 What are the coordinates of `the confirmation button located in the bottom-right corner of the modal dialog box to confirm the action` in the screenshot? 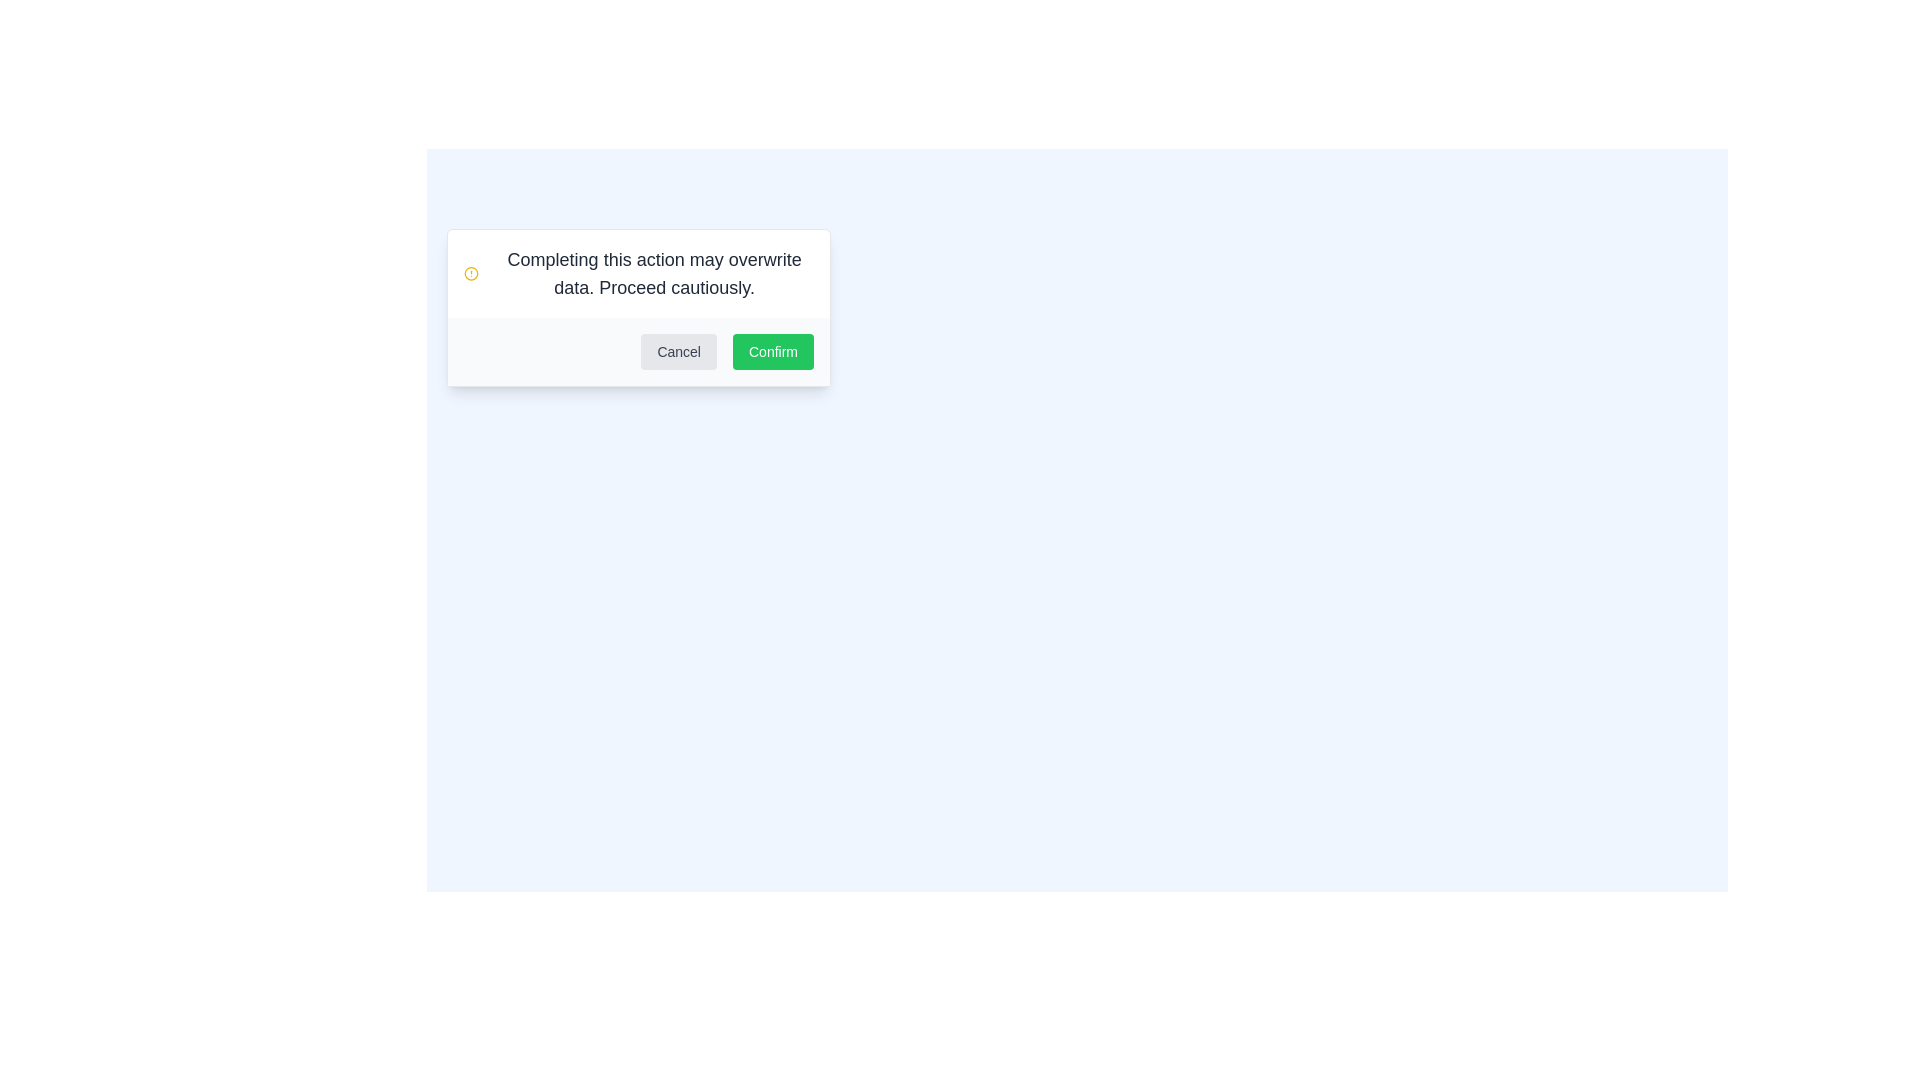 It's located at (772, 350).